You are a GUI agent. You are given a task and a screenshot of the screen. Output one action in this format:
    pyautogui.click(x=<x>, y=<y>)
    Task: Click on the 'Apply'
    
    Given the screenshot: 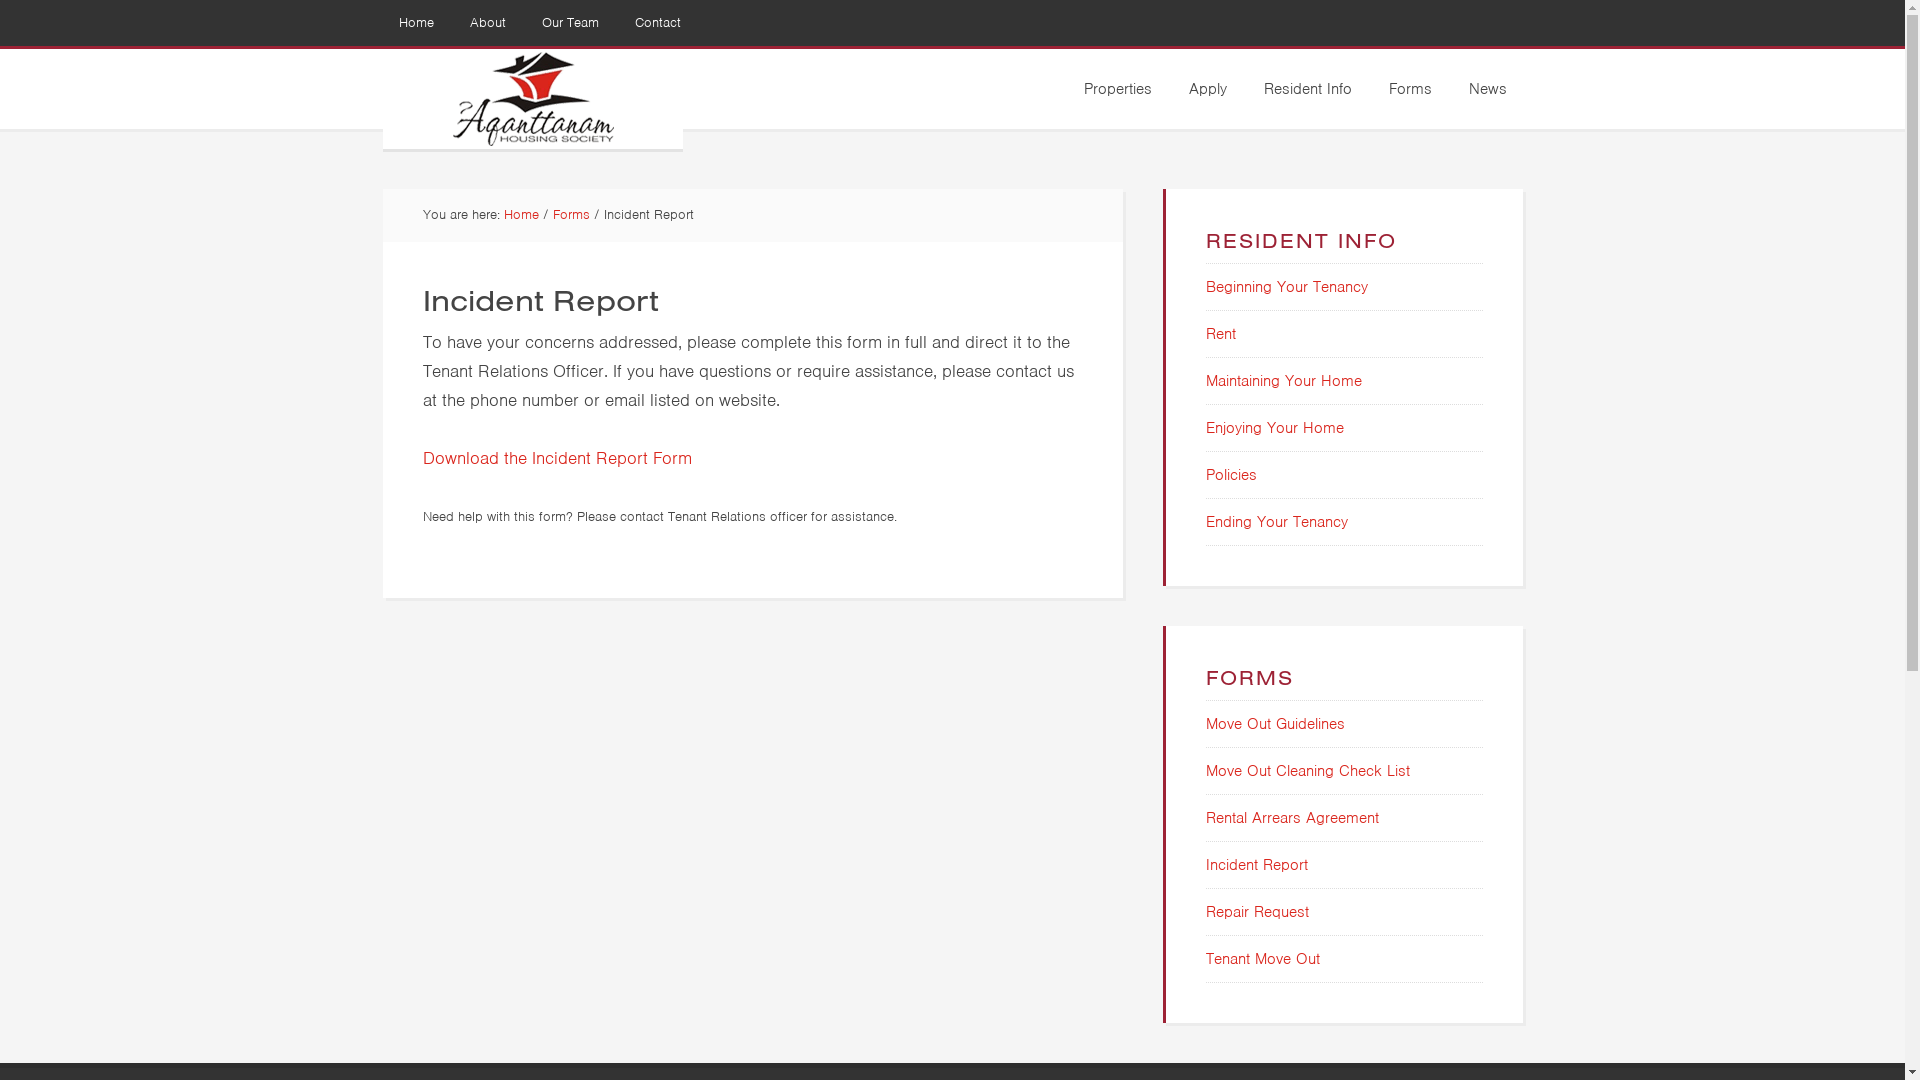 What is the action you would take?
    pyautogui.click(x=1205, y=87)
    